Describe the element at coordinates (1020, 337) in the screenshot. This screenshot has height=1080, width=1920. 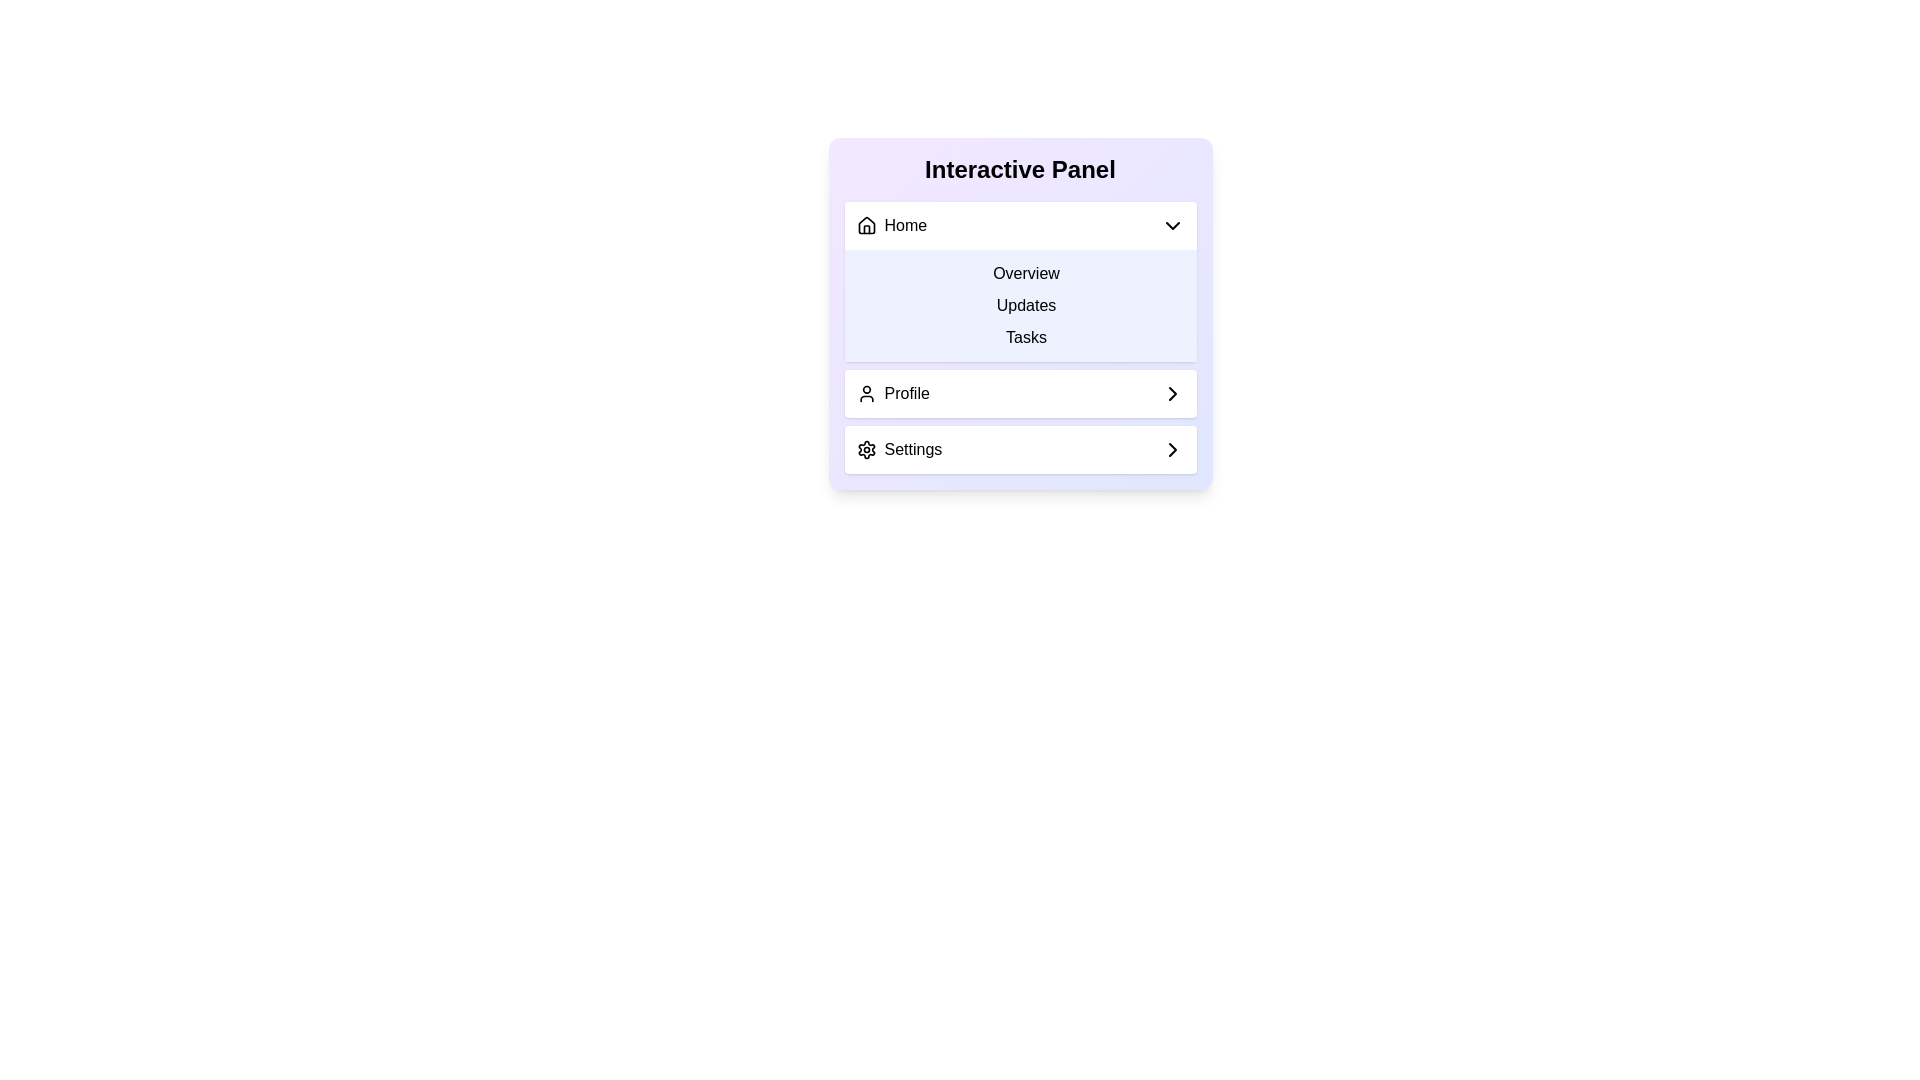
I see `the 'Tasks' navigational link located in the 'Overview' dropdown of the interactive panel, which is the third item under 'Overview'` at that location.